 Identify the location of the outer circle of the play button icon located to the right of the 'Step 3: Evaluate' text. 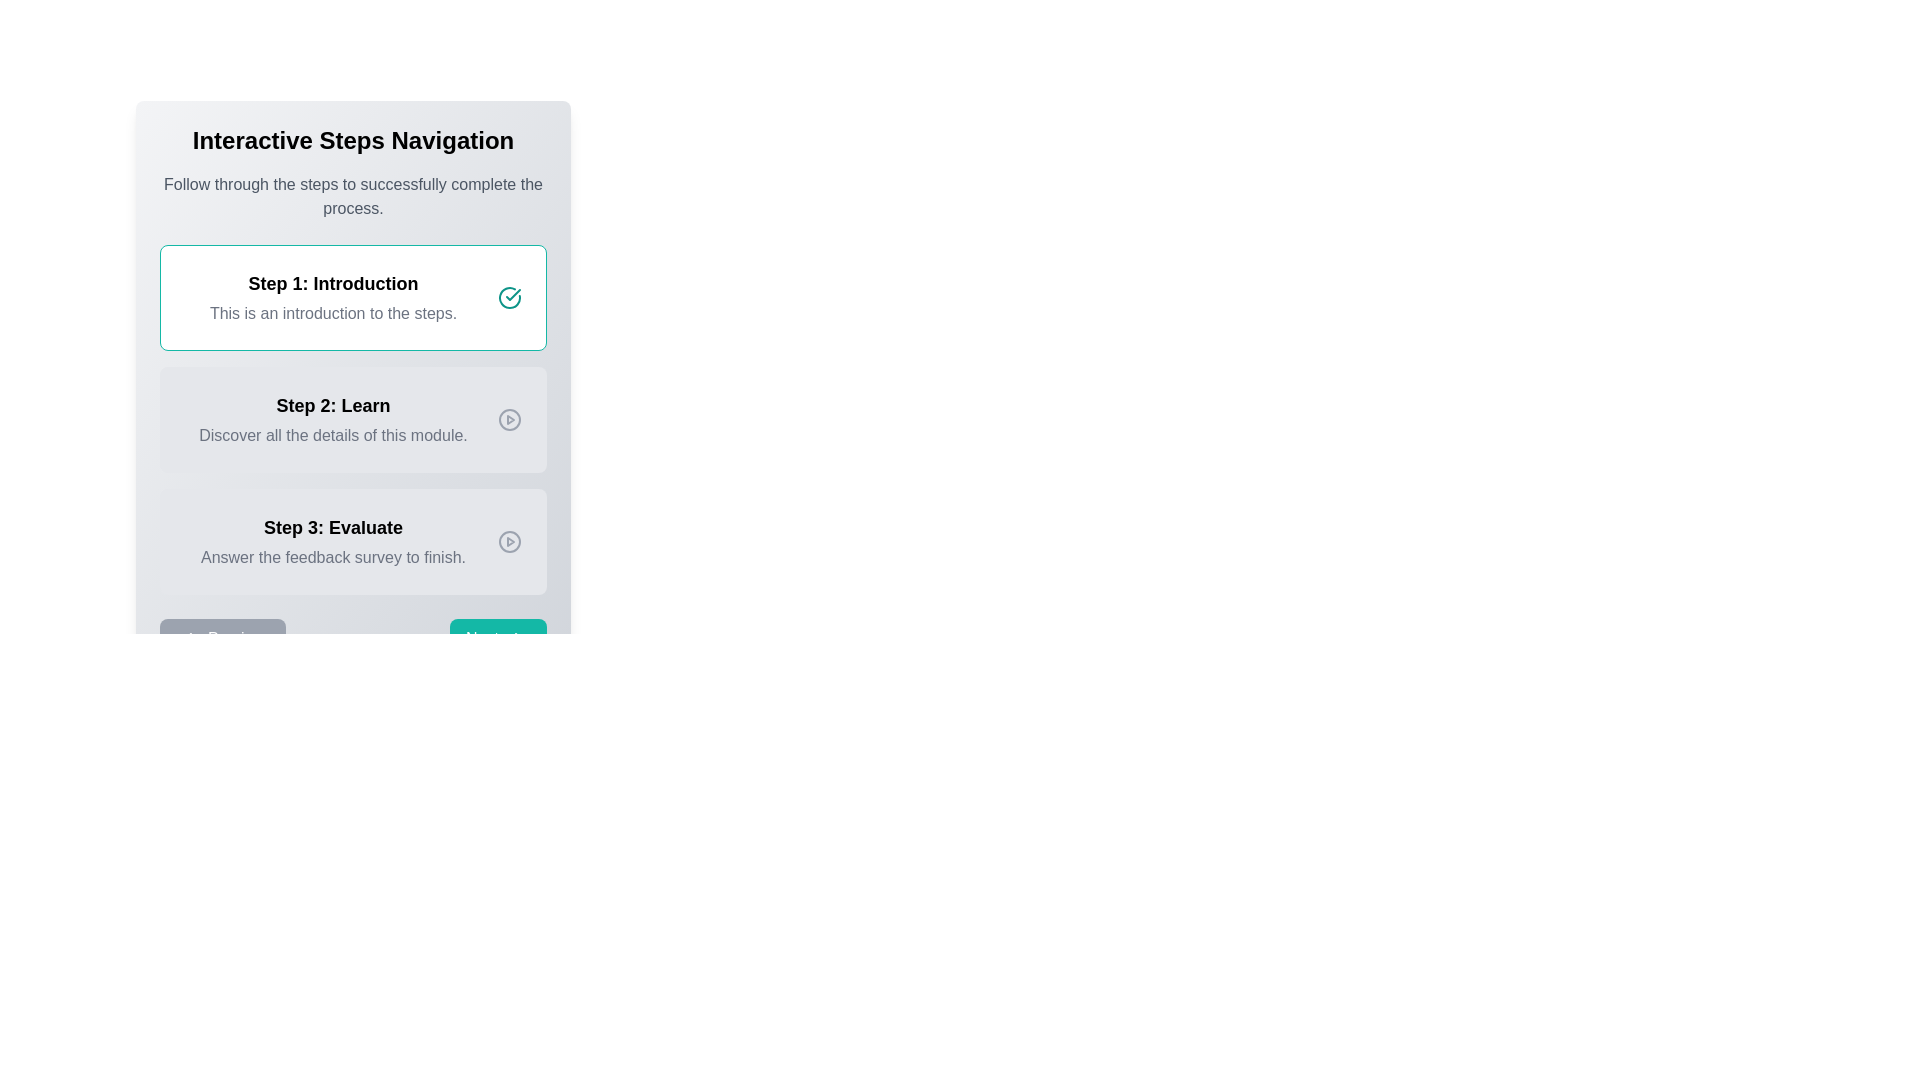
(509, 542).